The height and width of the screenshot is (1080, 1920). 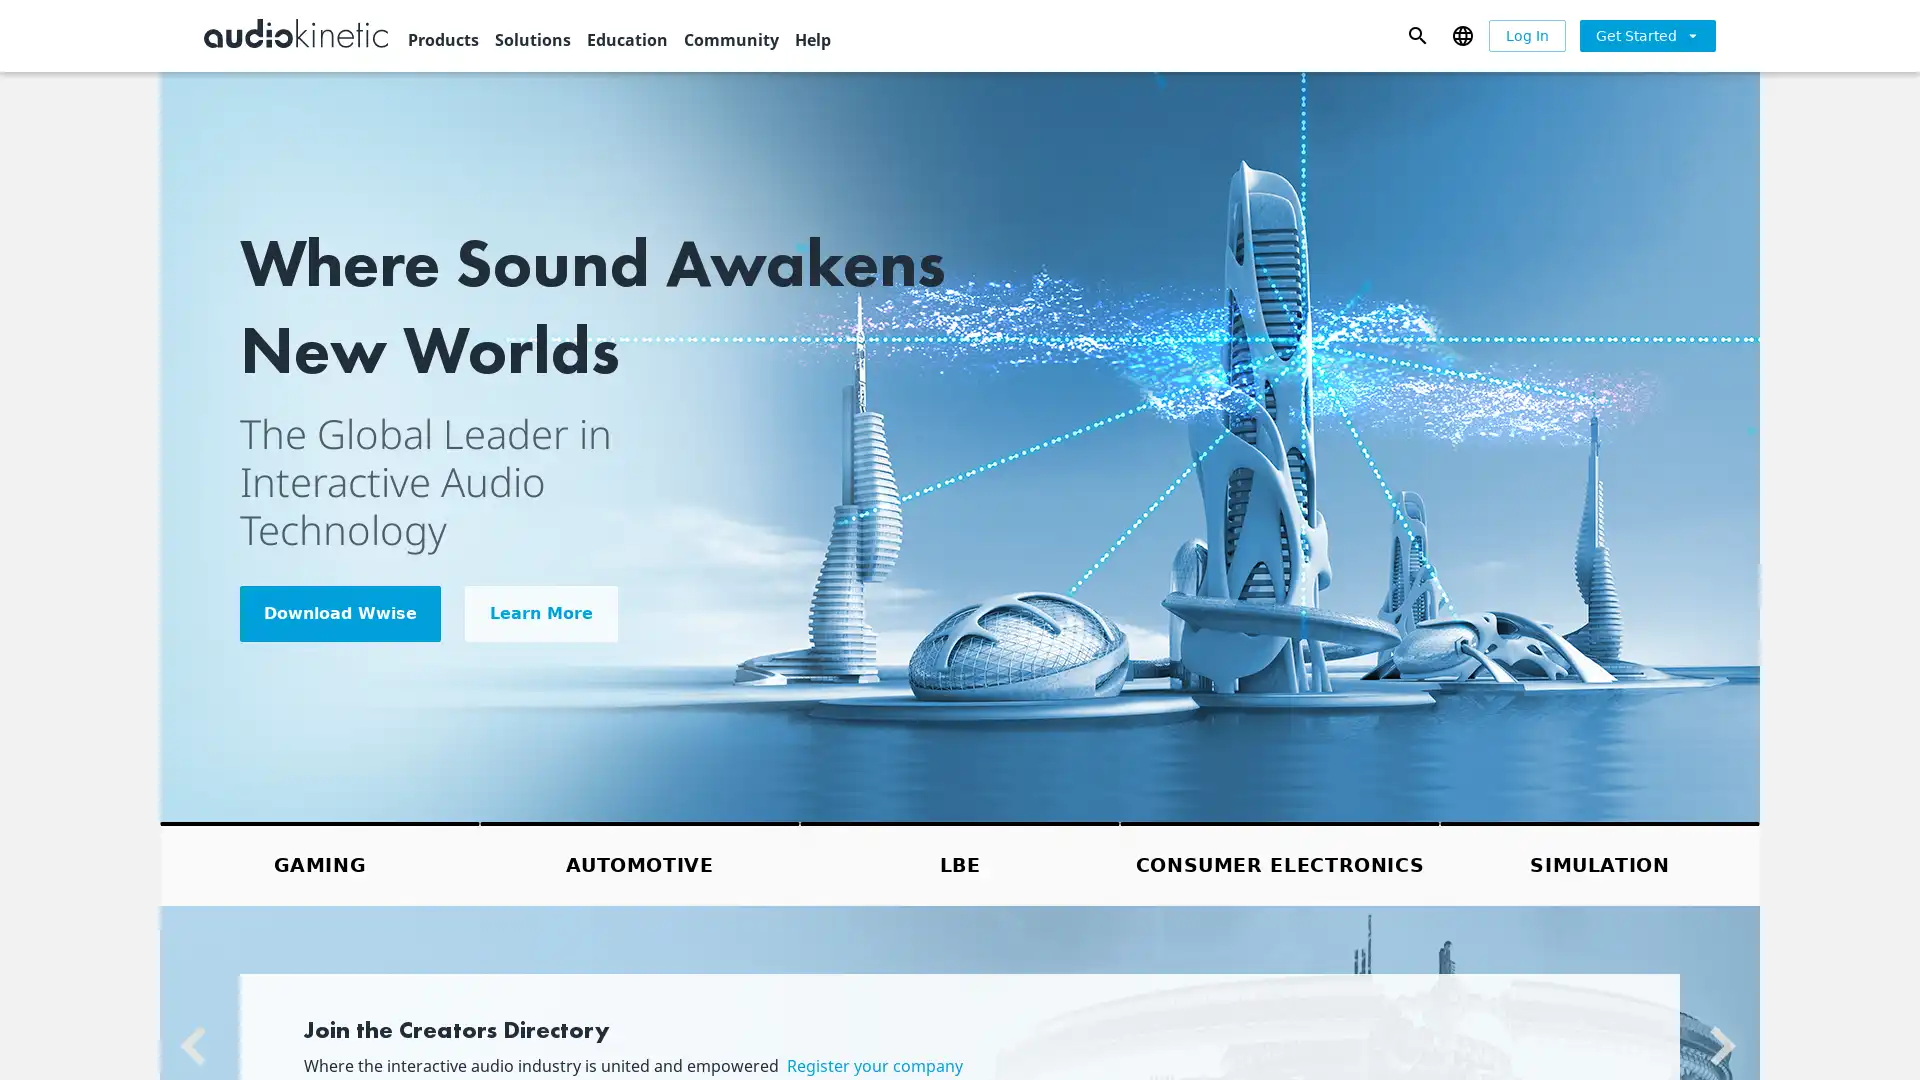 What do you see at coordinates (1462, 34) in the screenshot?
I see `language` at bounding box center [1462, 34].